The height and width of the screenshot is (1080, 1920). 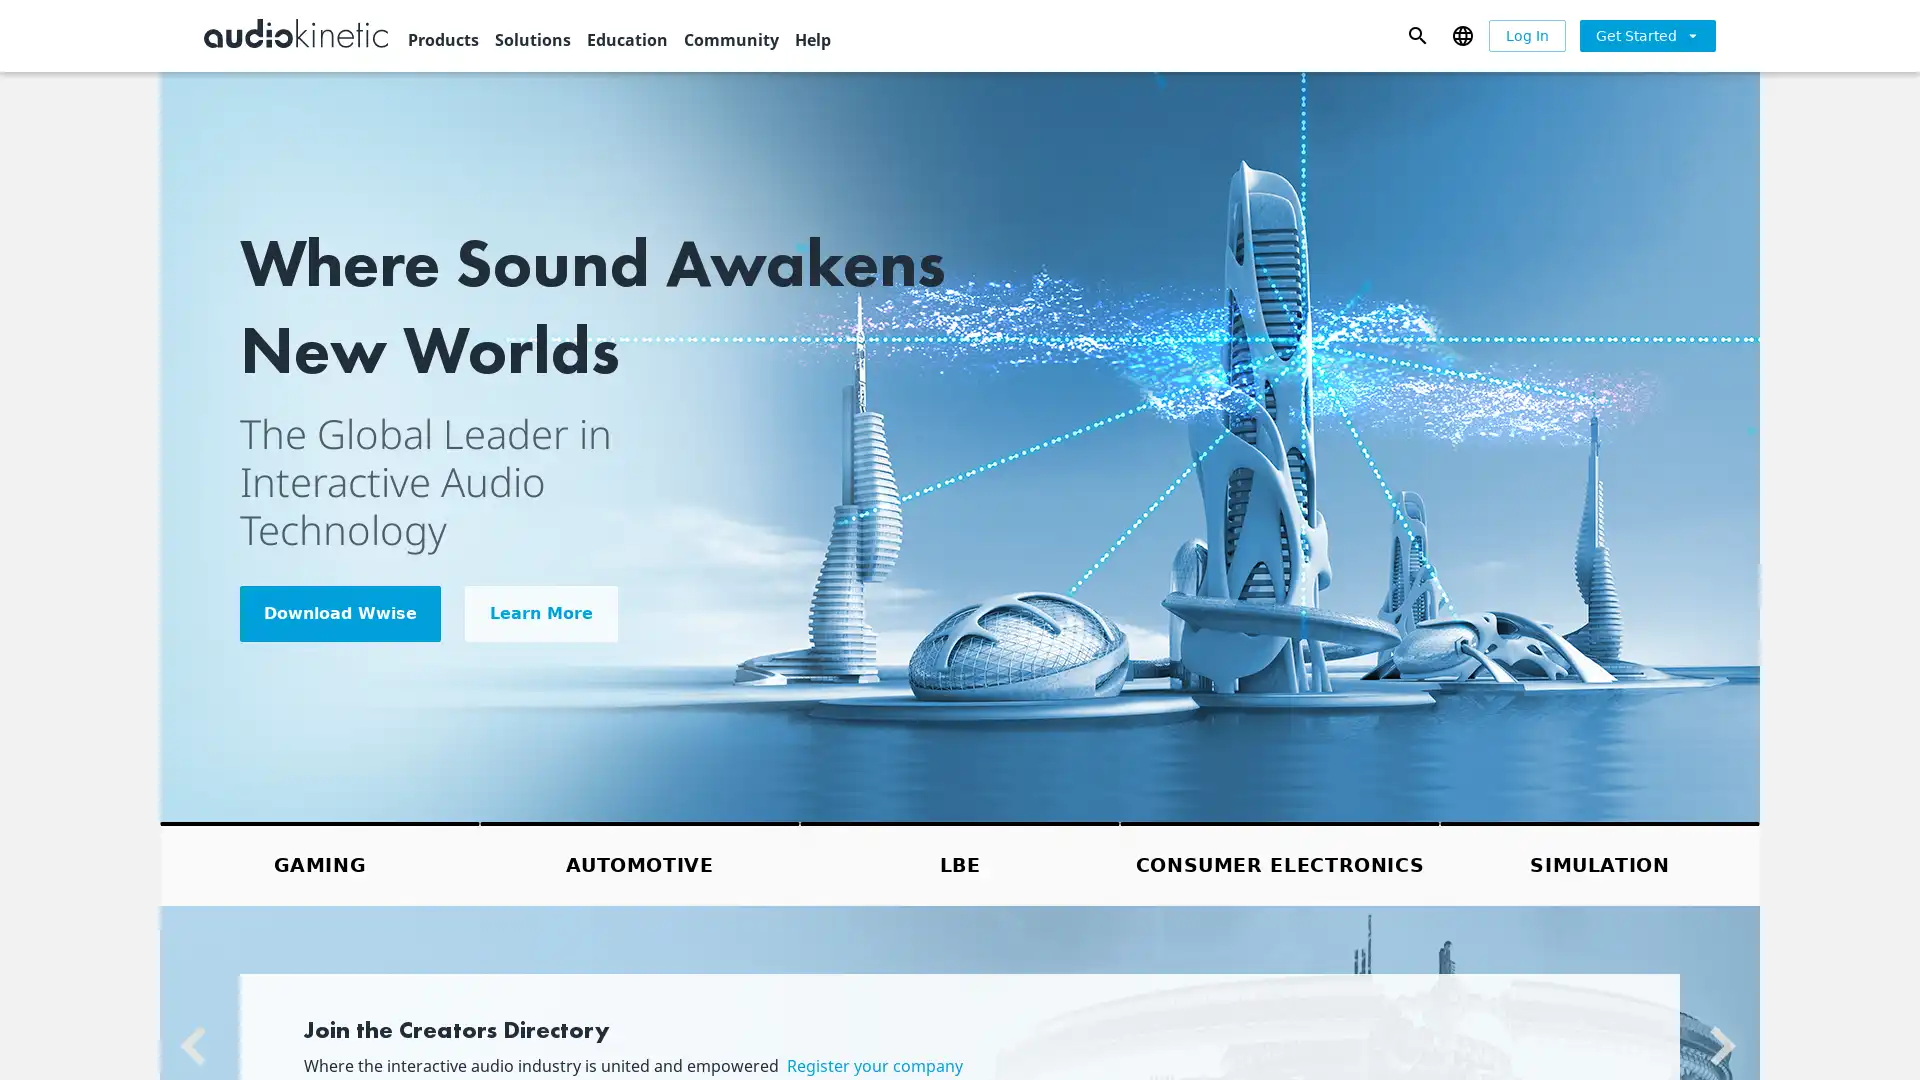 What do you see at coordinates (1462, 34) in the screenshot?
I see `language` at bounding box center [1462, 34].